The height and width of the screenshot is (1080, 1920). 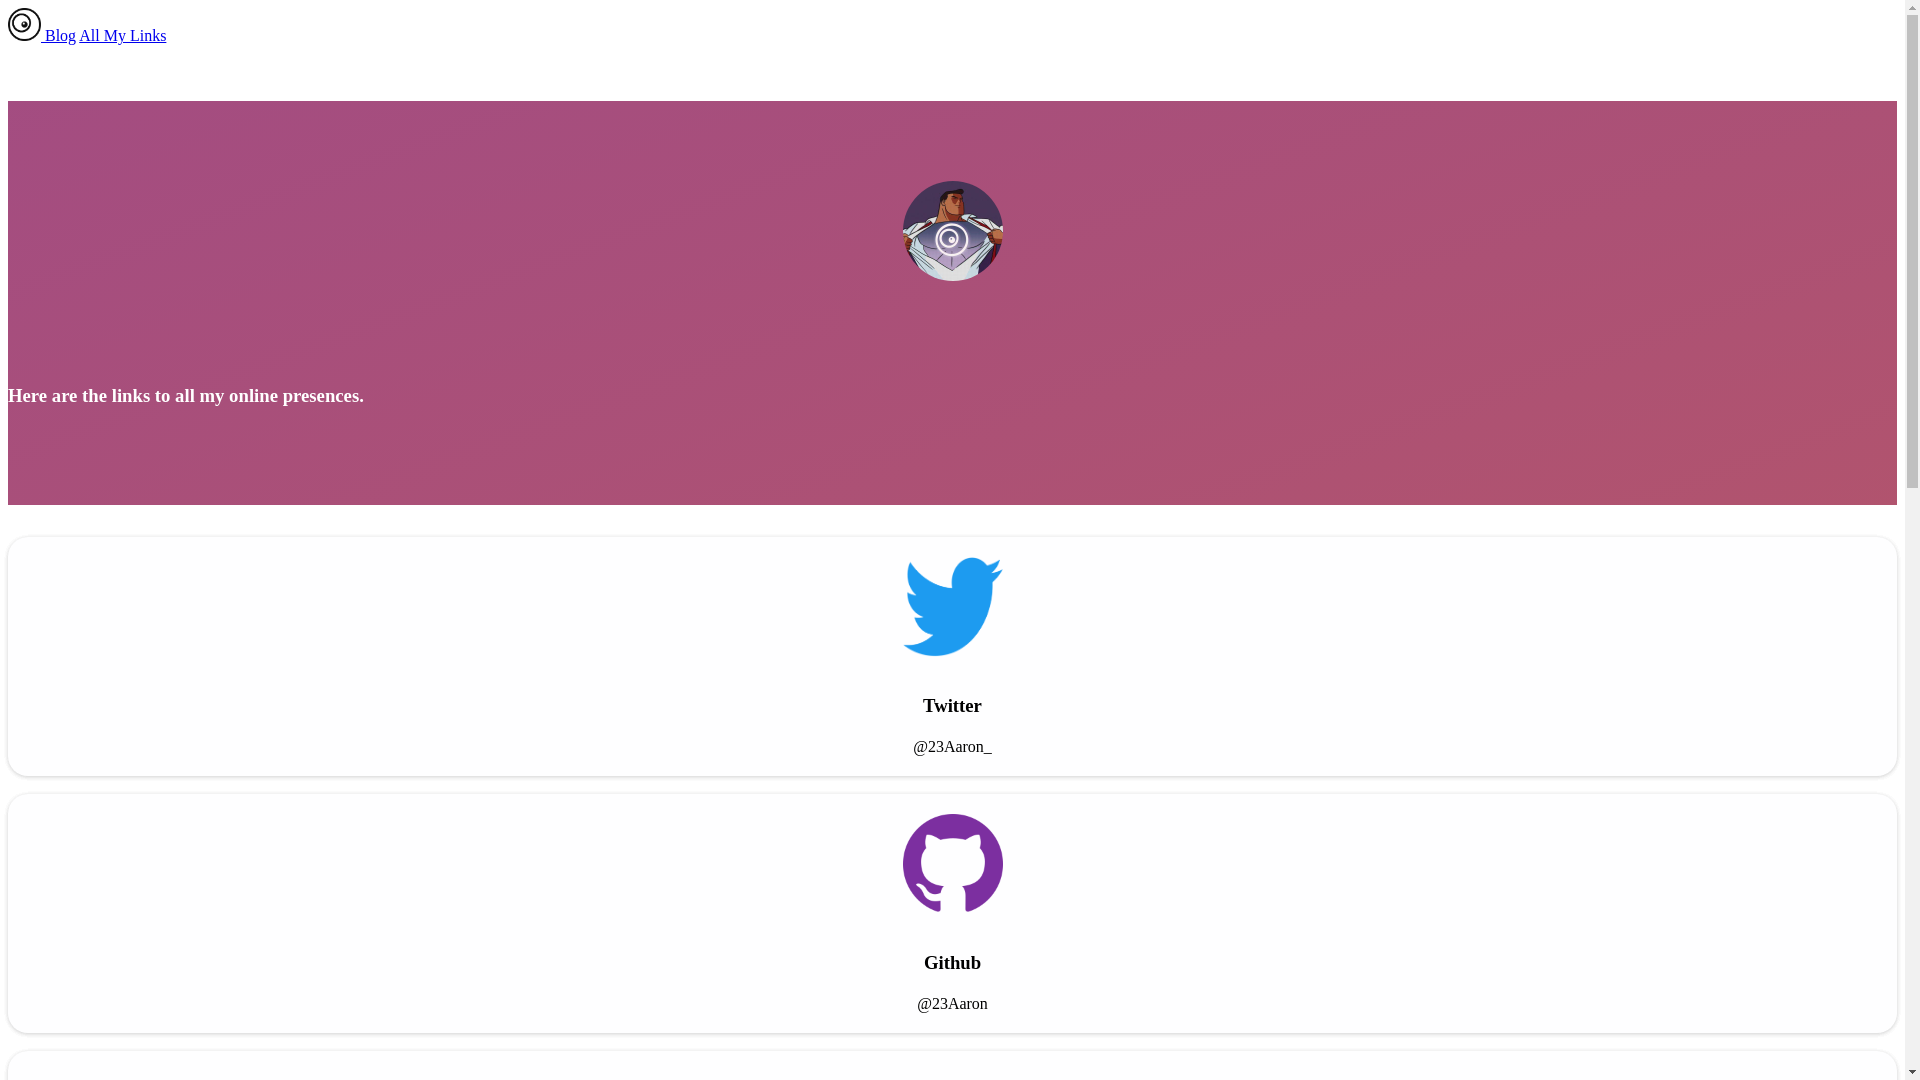 I want to click on 'Github, so click(x=951, y=913).